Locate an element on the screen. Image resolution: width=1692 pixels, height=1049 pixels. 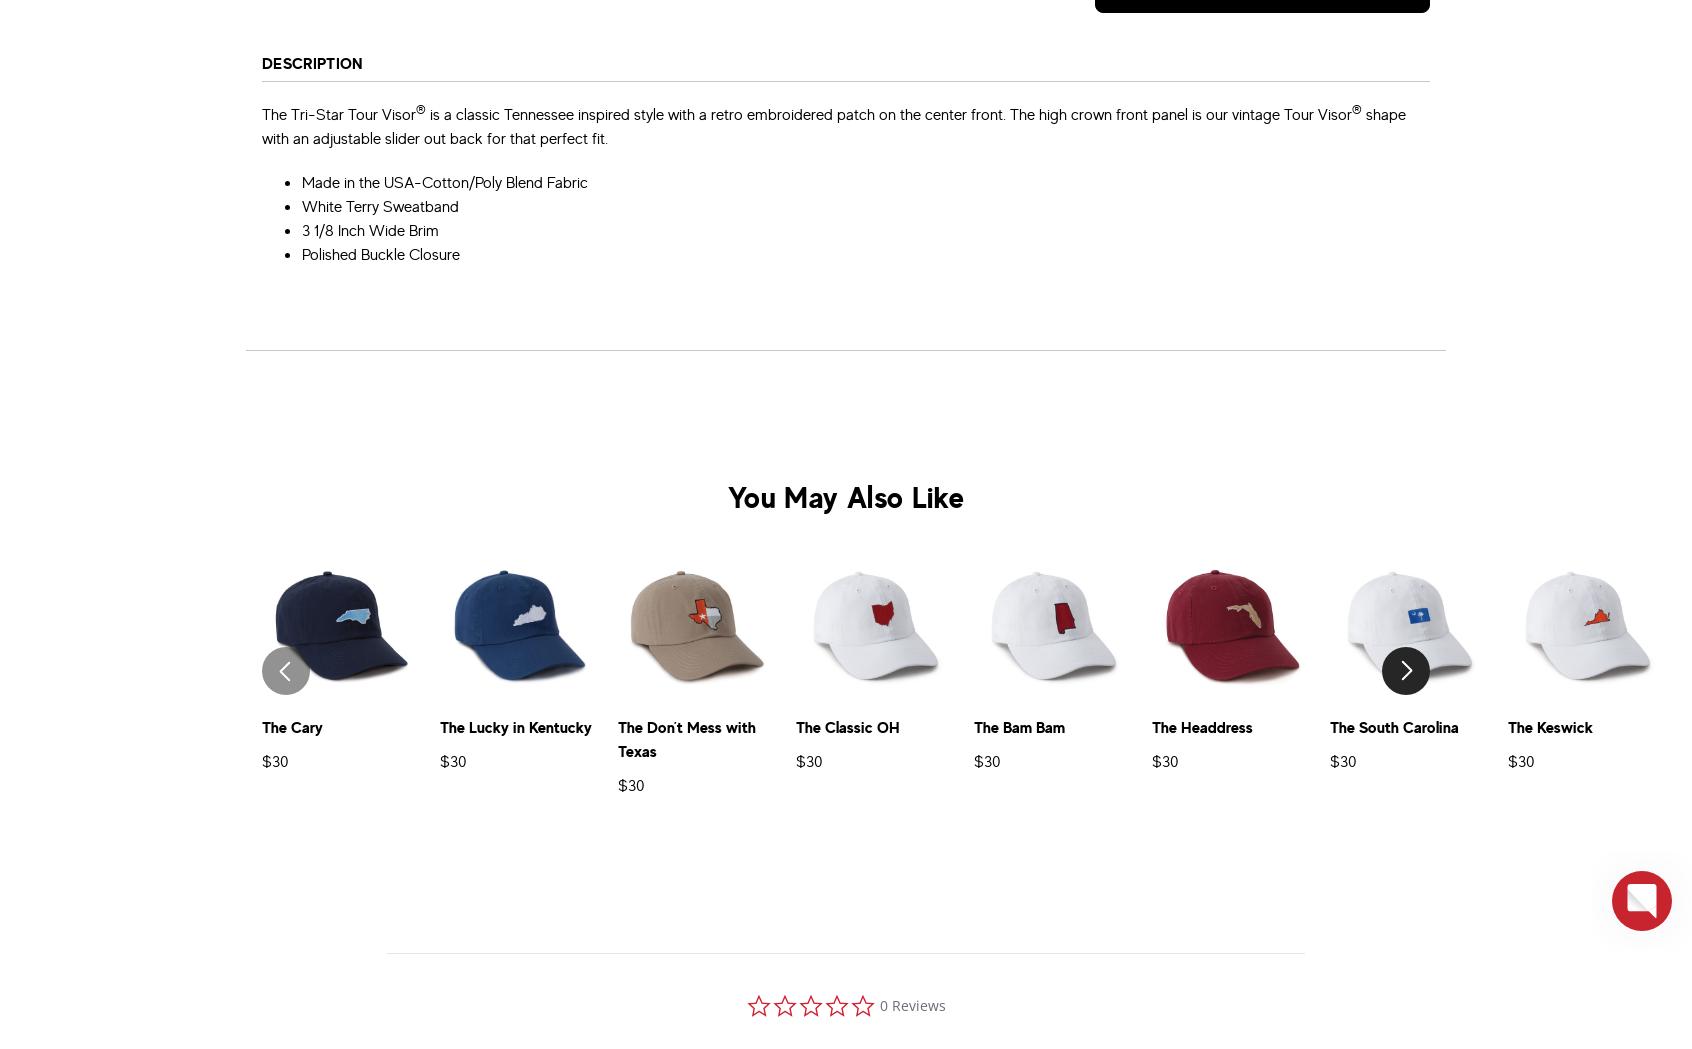
'The Headdress' is located at coordinates (1202, 726).